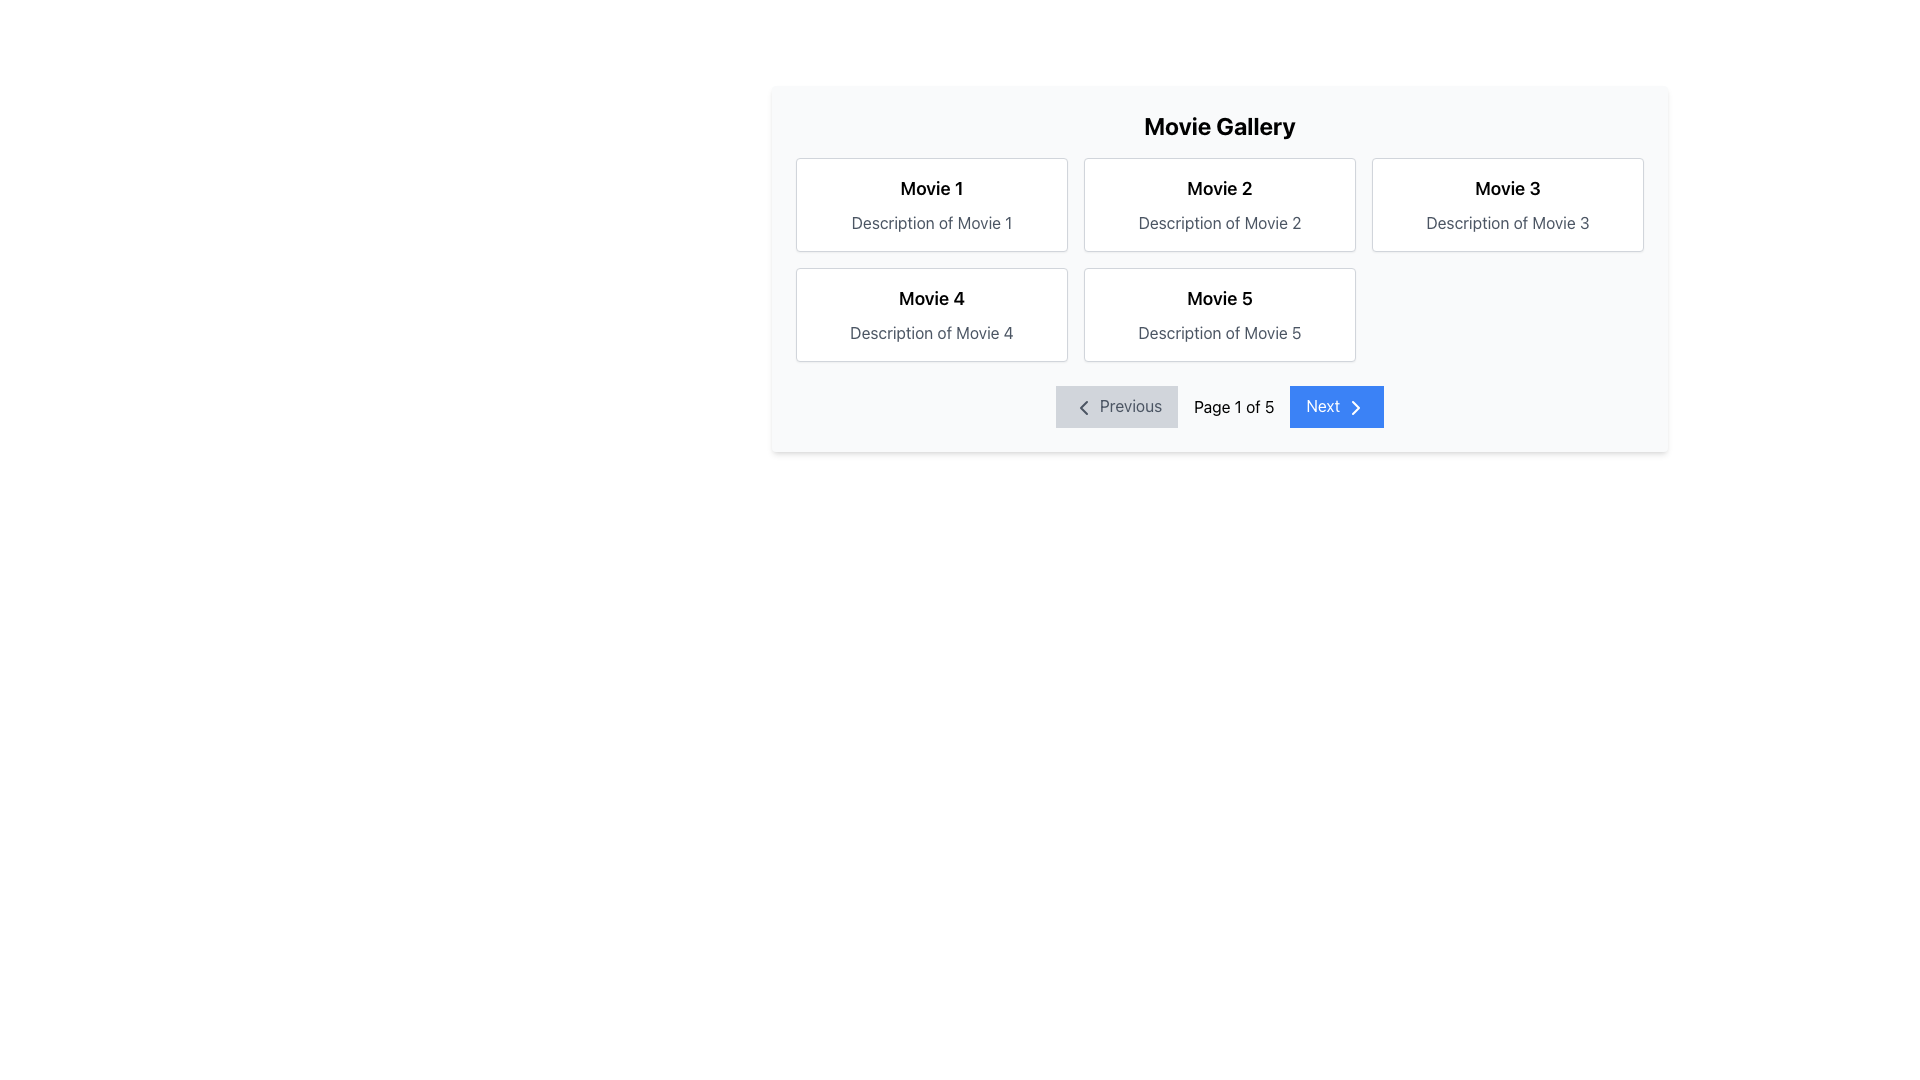  Describe the element at coordinates (1233, 405) in the screenshot. I see `the Text Display element that indicates the current page number in the pagination, located between the 'Previous' and 'Next' buttons in the bottom navigation bar` at that location.